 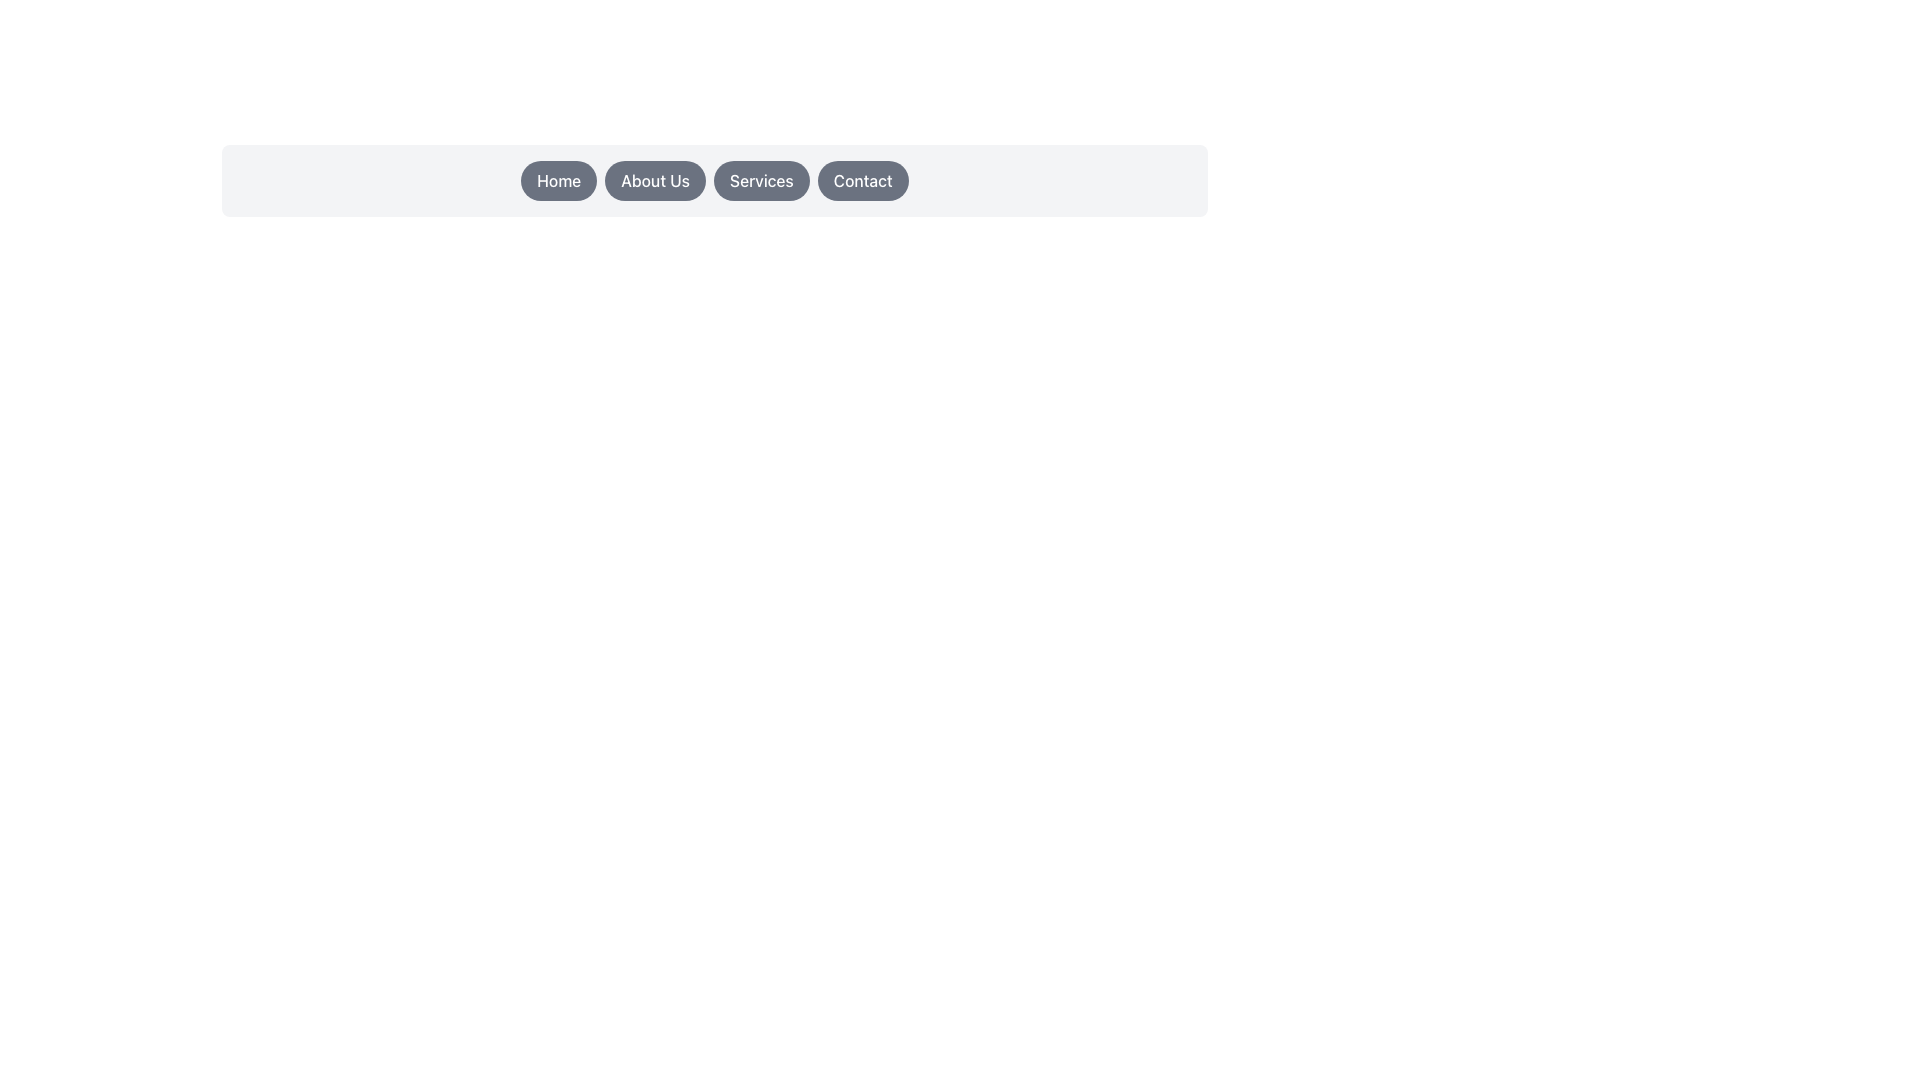 What do you see at coordinates (715, 181) in the screenshot?
I see `the 'Services' button in the Navigational Button Group located at the center-top of the interface` at bounding box center [715, 181].